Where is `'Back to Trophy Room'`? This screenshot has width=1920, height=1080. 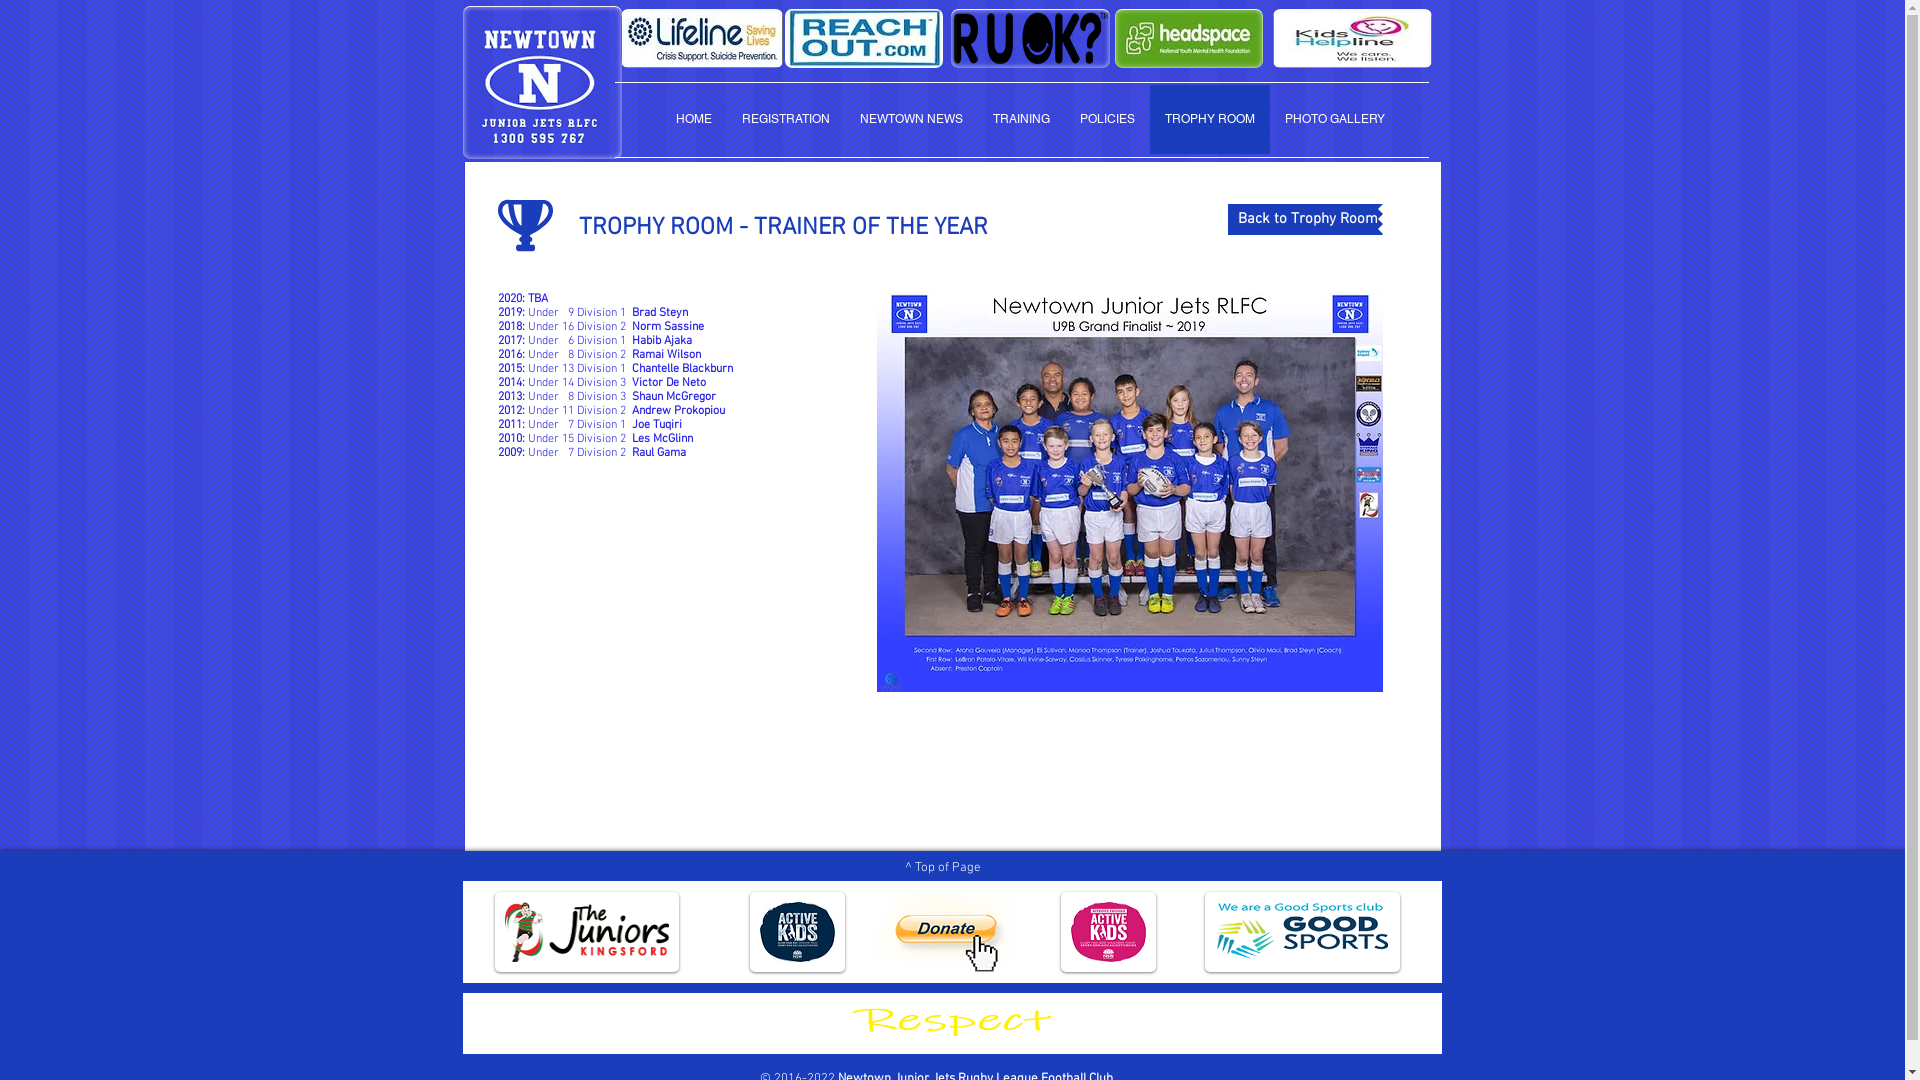
'Back to Trophy Room' is located at coordinates (1302, 219).